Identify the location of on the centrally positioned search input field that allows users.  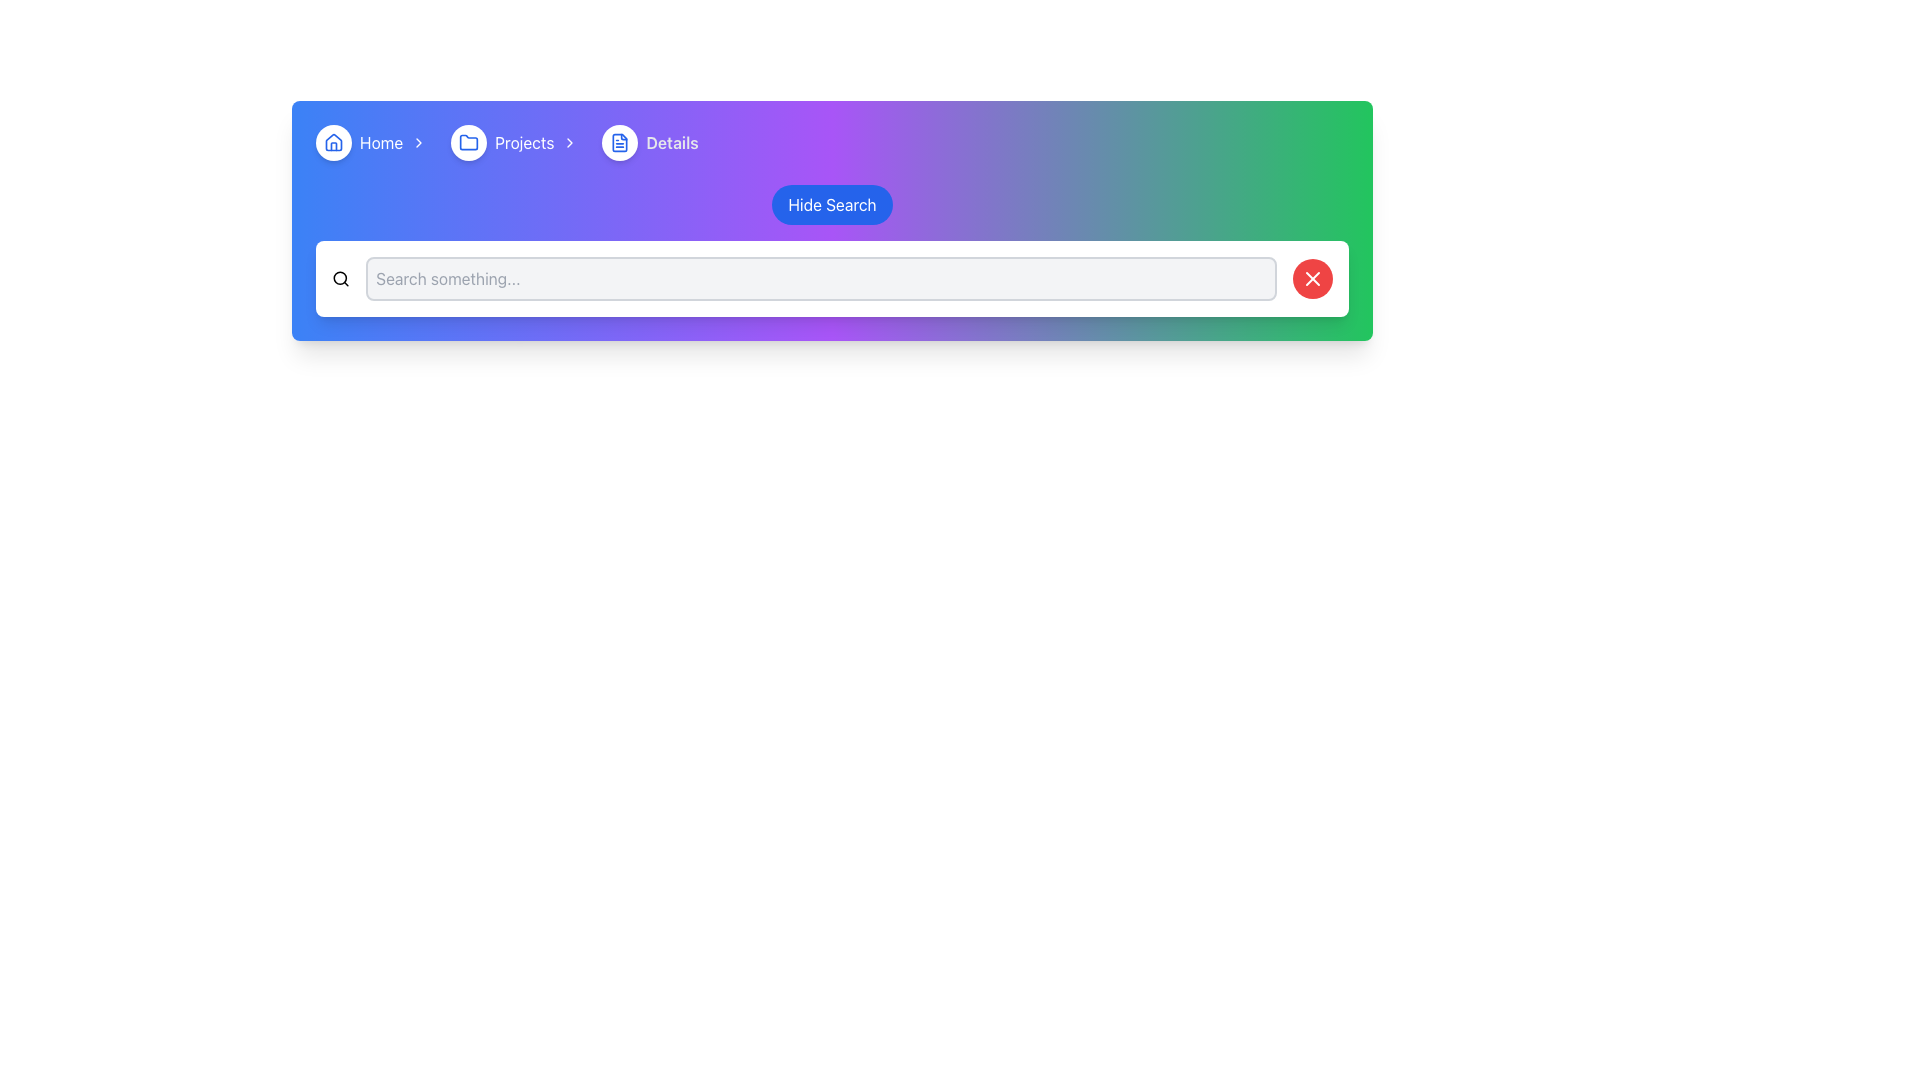
(821, 278).